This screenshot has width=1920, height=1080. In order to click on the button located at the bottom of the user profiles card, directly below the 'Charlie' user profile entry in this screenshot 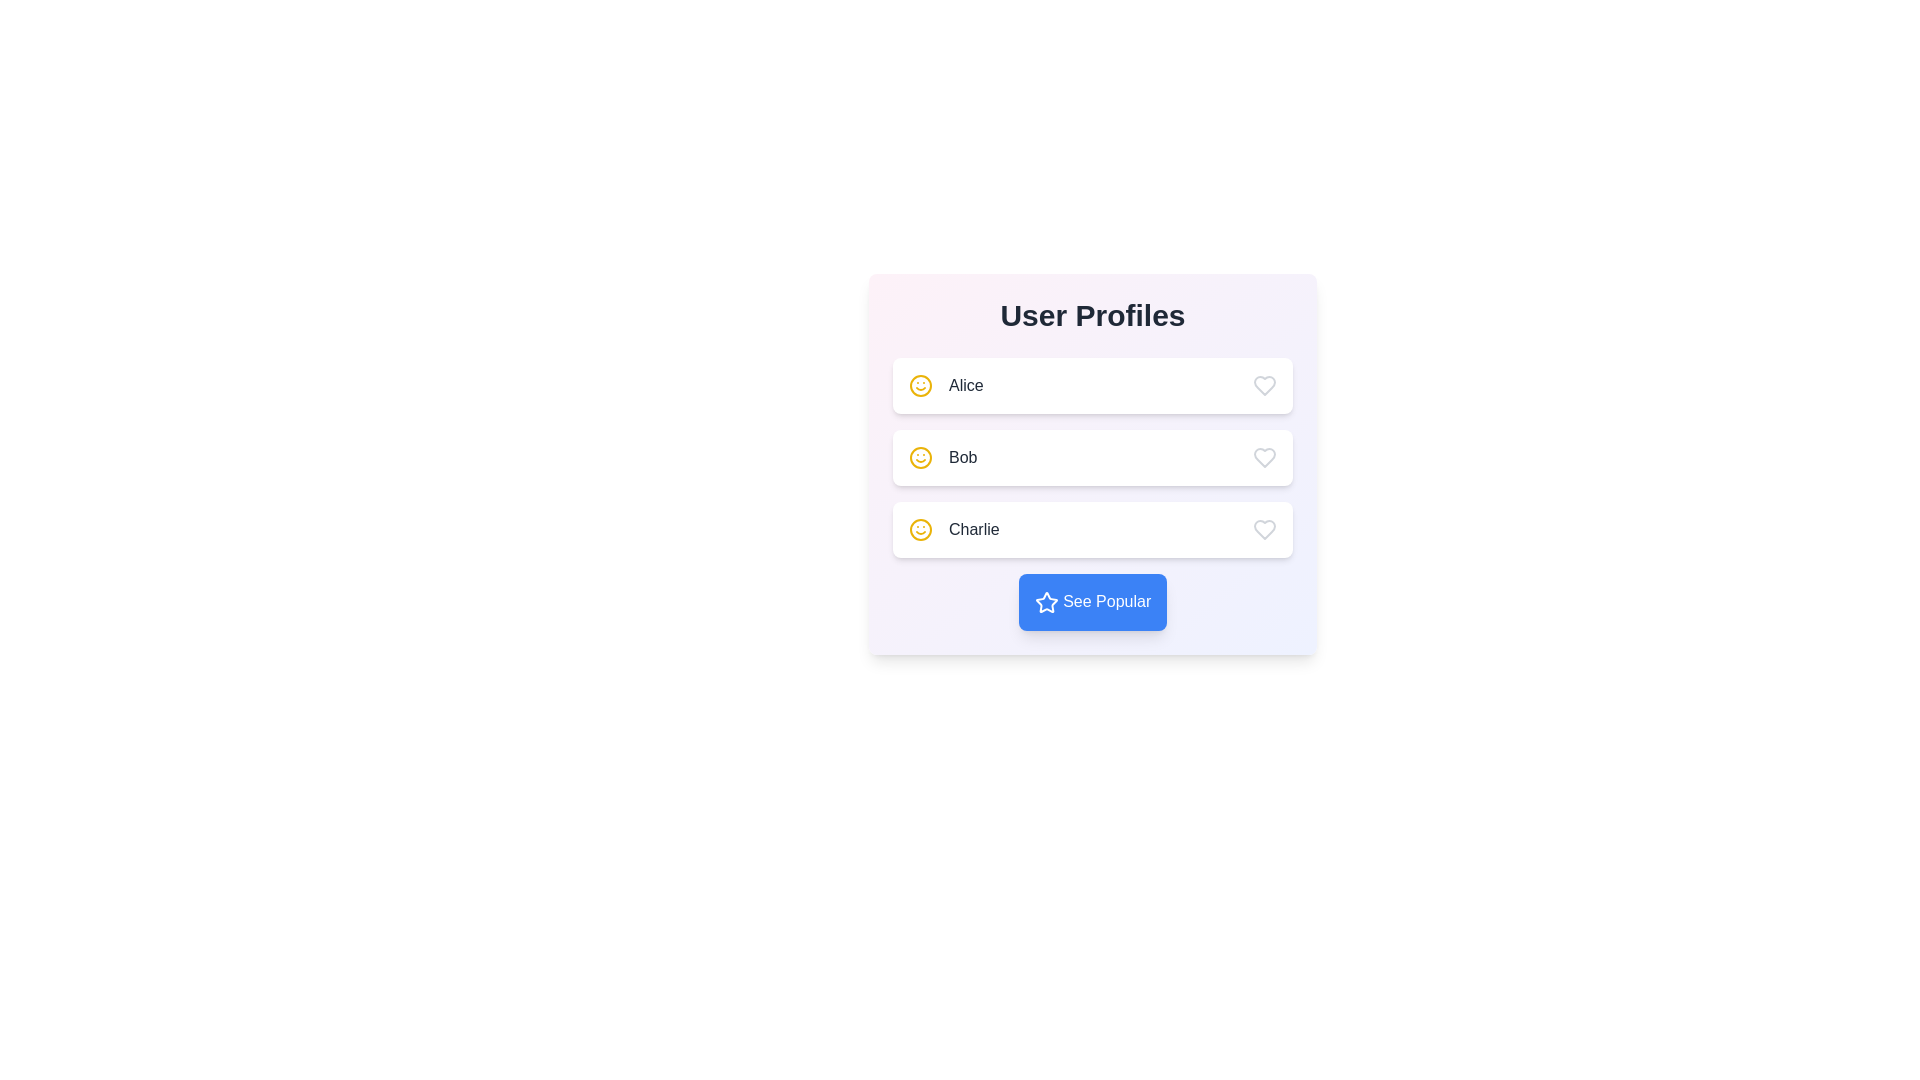, I will do `click(1092, 600)`.